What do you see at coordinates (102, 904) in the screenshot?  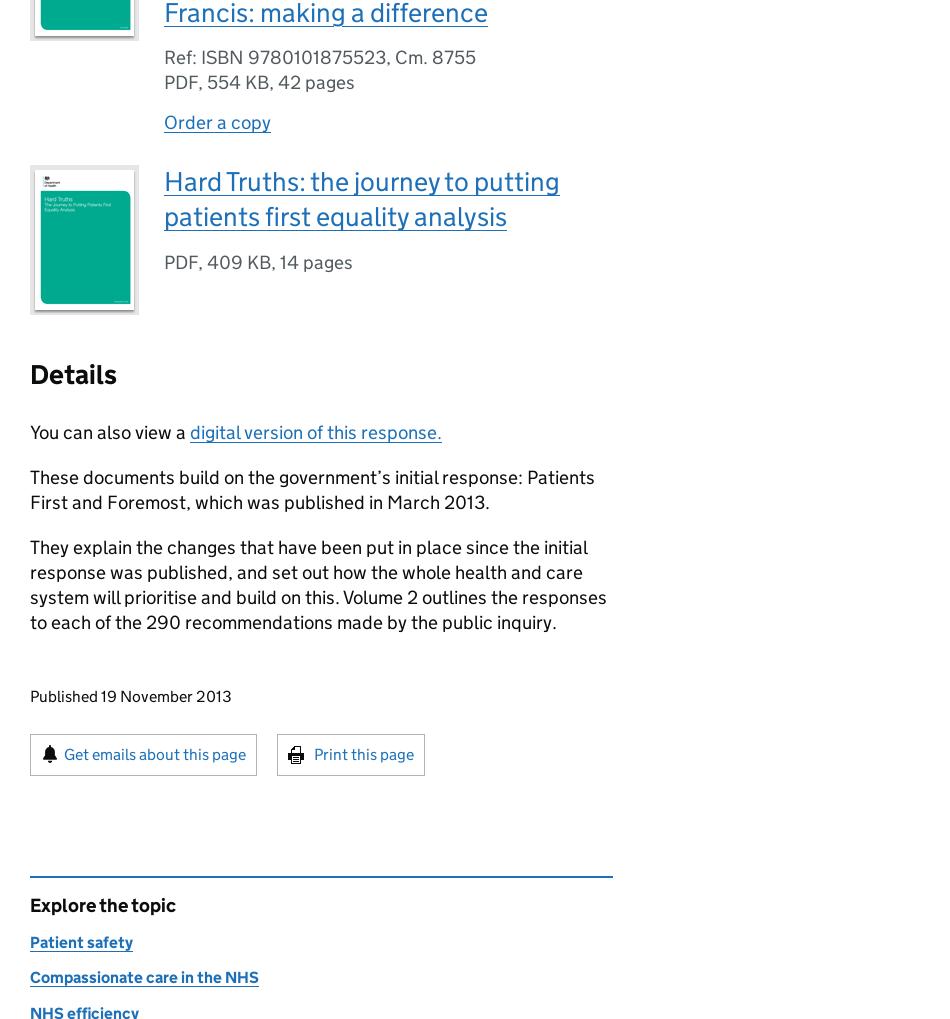 I see `'Explore the topic'` at bounding box center [102, 904].